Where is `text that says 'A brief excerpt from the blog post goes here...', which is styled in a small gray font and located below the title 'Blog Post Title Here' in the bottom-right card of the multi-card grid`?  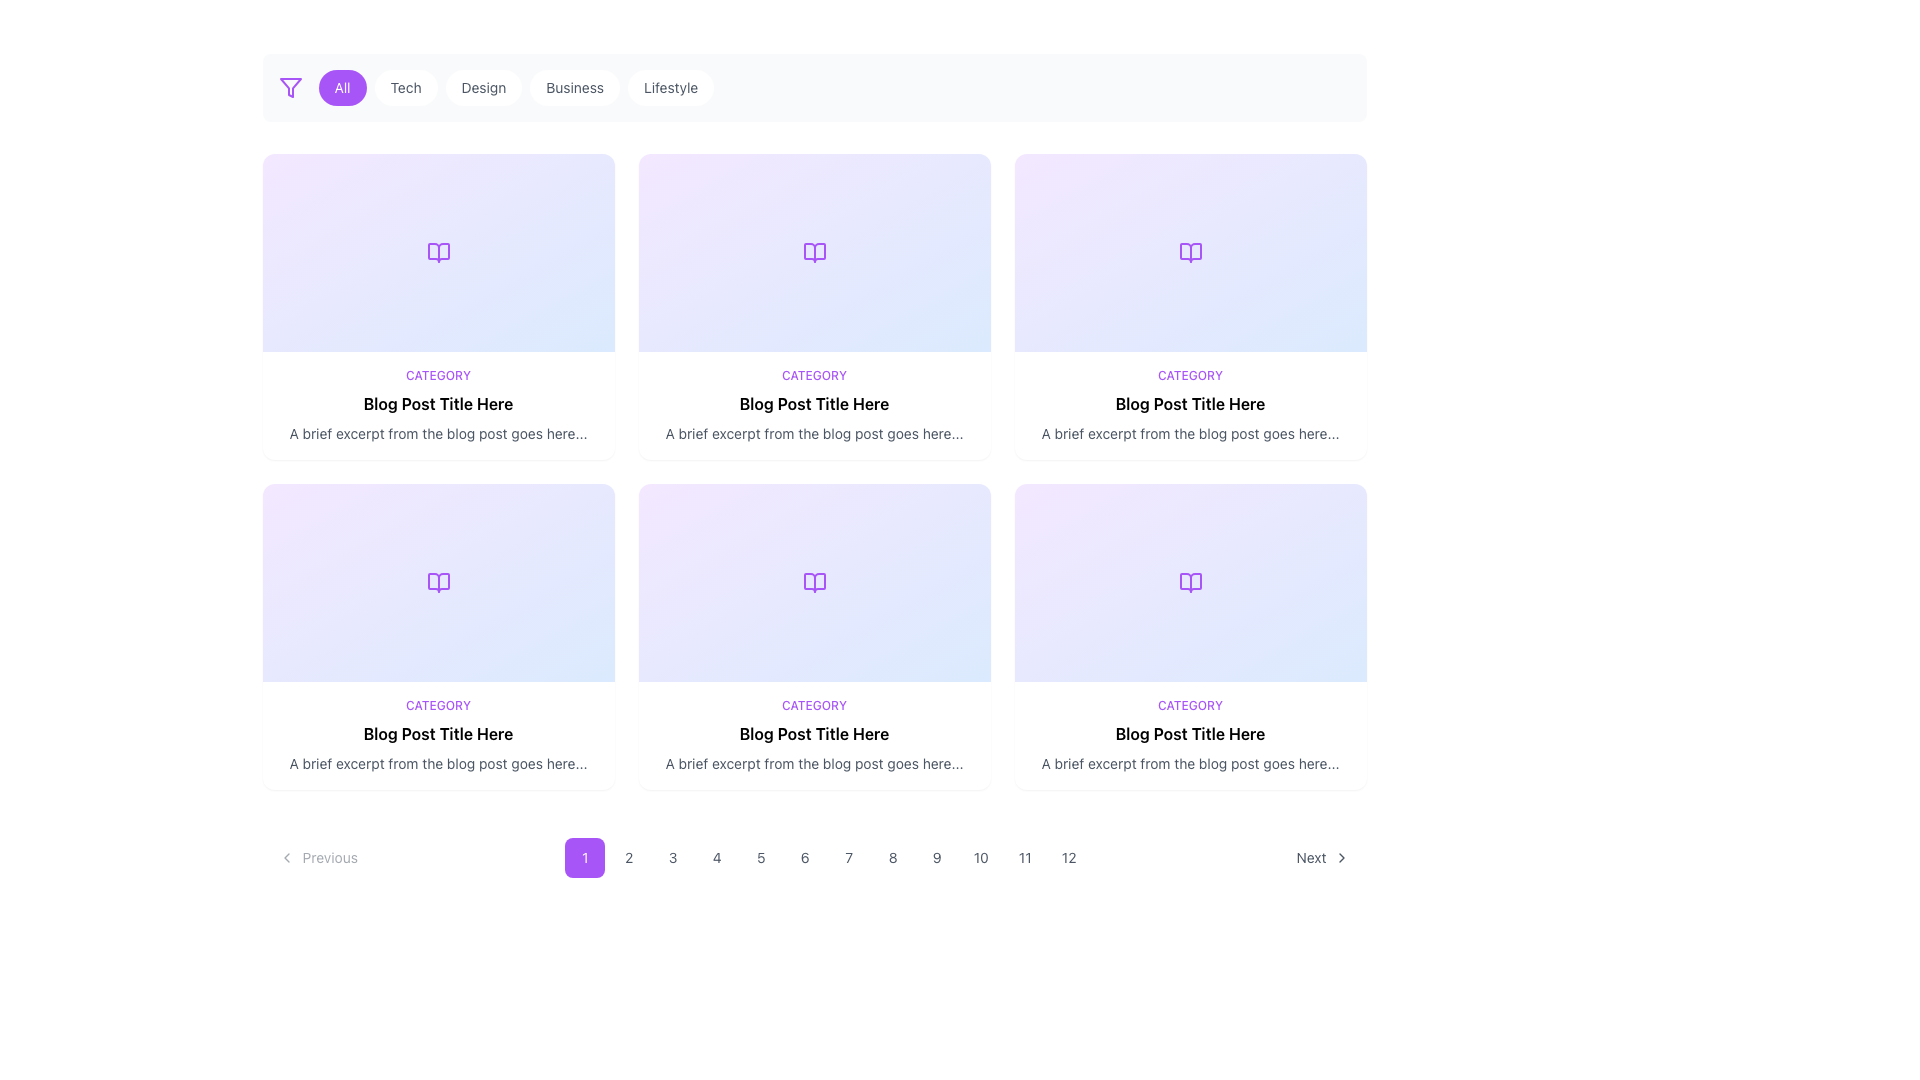
text that says 'A brief excerpt from the blog post goes here...', which is styled in a small gray font and located below the title 'Blog Post Title Here' in the bottom-right card of the multi-card grid is located at coordinates (1190, 763).